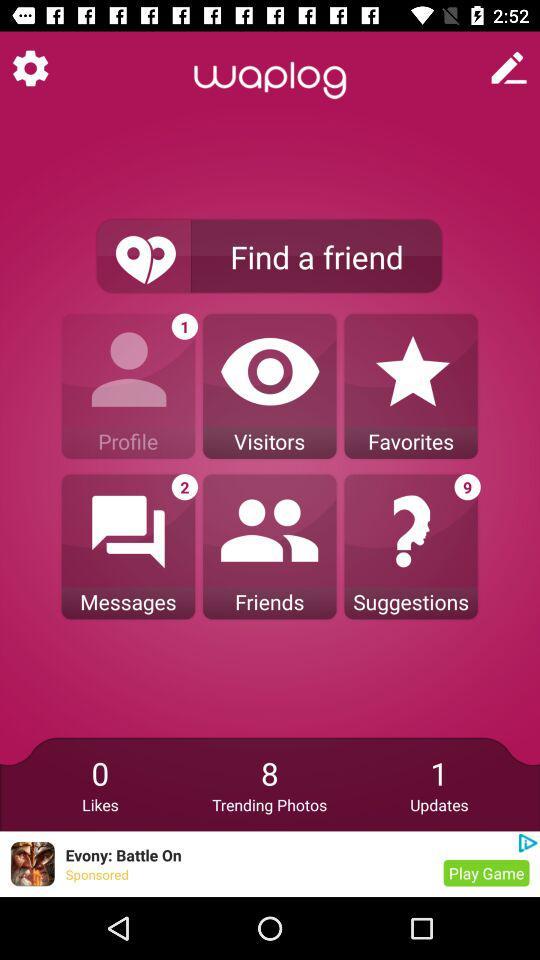 This screenshot has height=960, width=540. I want to click on play game which is in the right corner of the screen, so click(486, 872).